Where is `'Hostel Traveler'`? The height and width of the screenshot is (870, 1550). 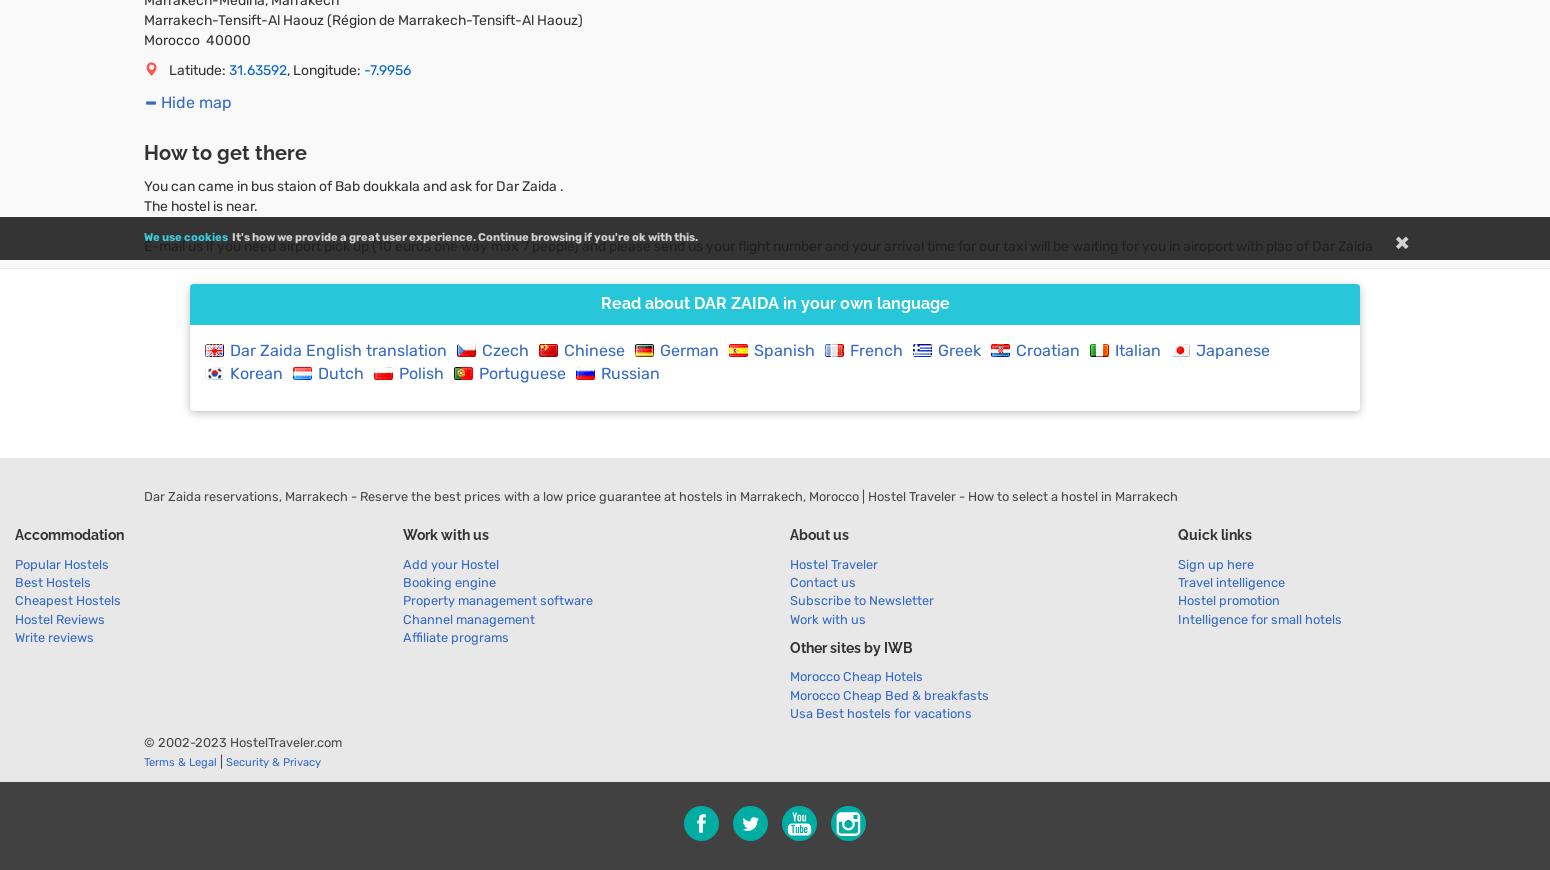
'Hostel Traveler' is located at coordinates (833, 562).